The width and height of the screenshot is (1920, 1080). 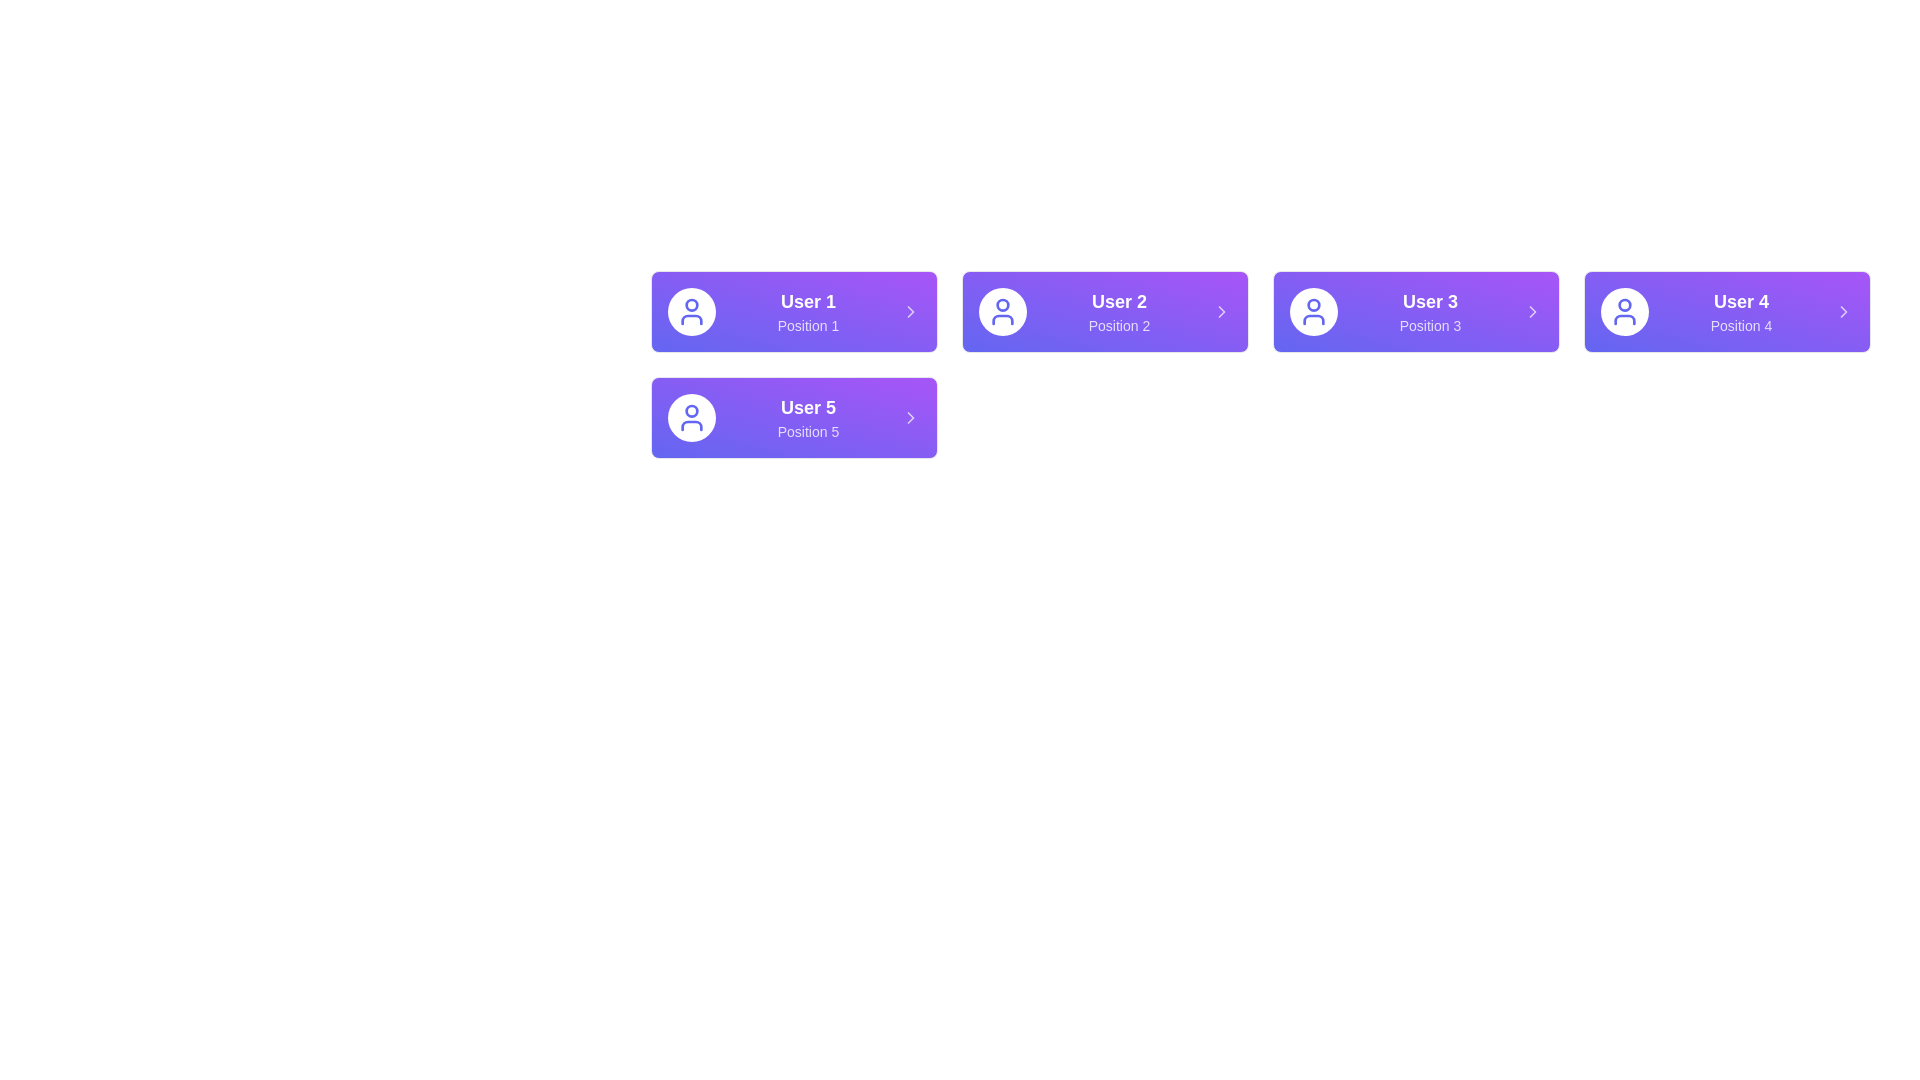 I want to click on the user avatar located at the left end of the card labeled 'User 3 Position 3', so click(x=1314, y=312).